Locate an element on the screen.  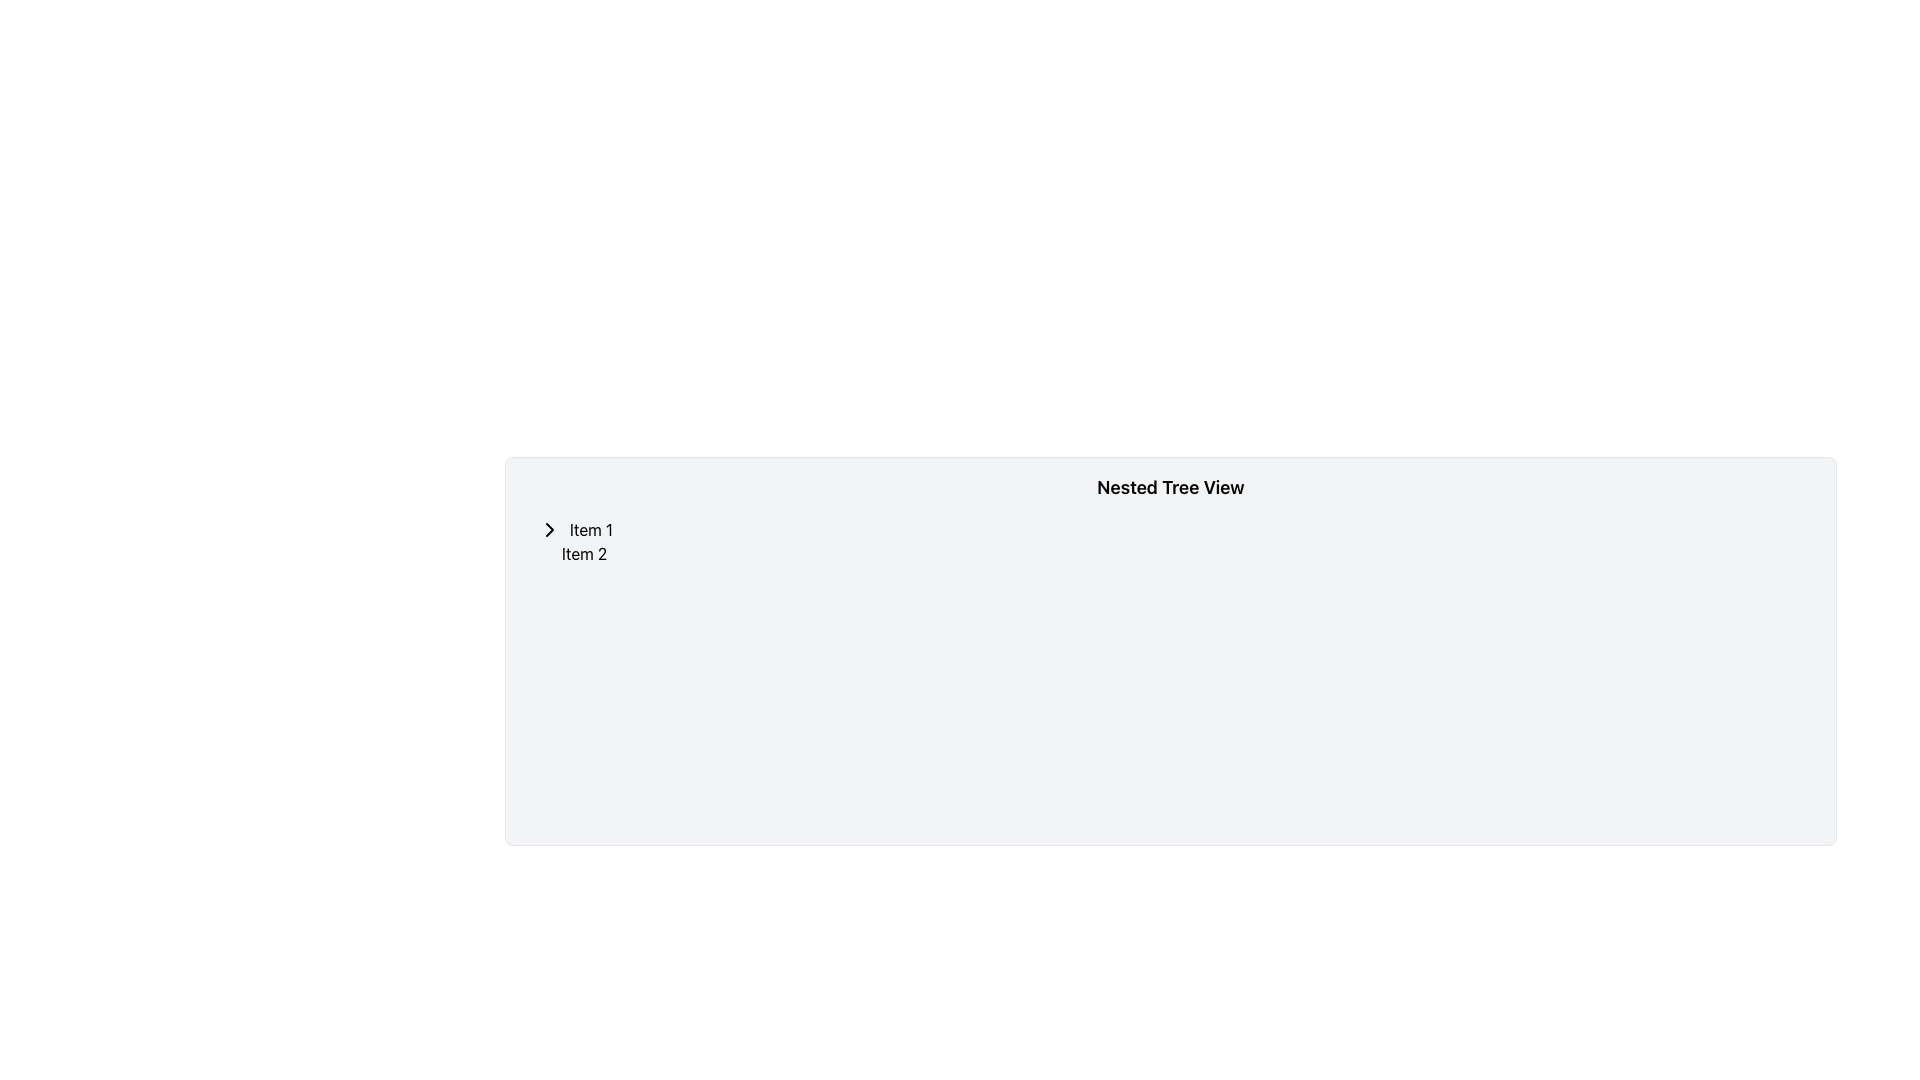
the Icon (Chevron Arrow) that toggles the nested list for 'Item 1' for keyboard interaction is located at coordinates (550, 528).